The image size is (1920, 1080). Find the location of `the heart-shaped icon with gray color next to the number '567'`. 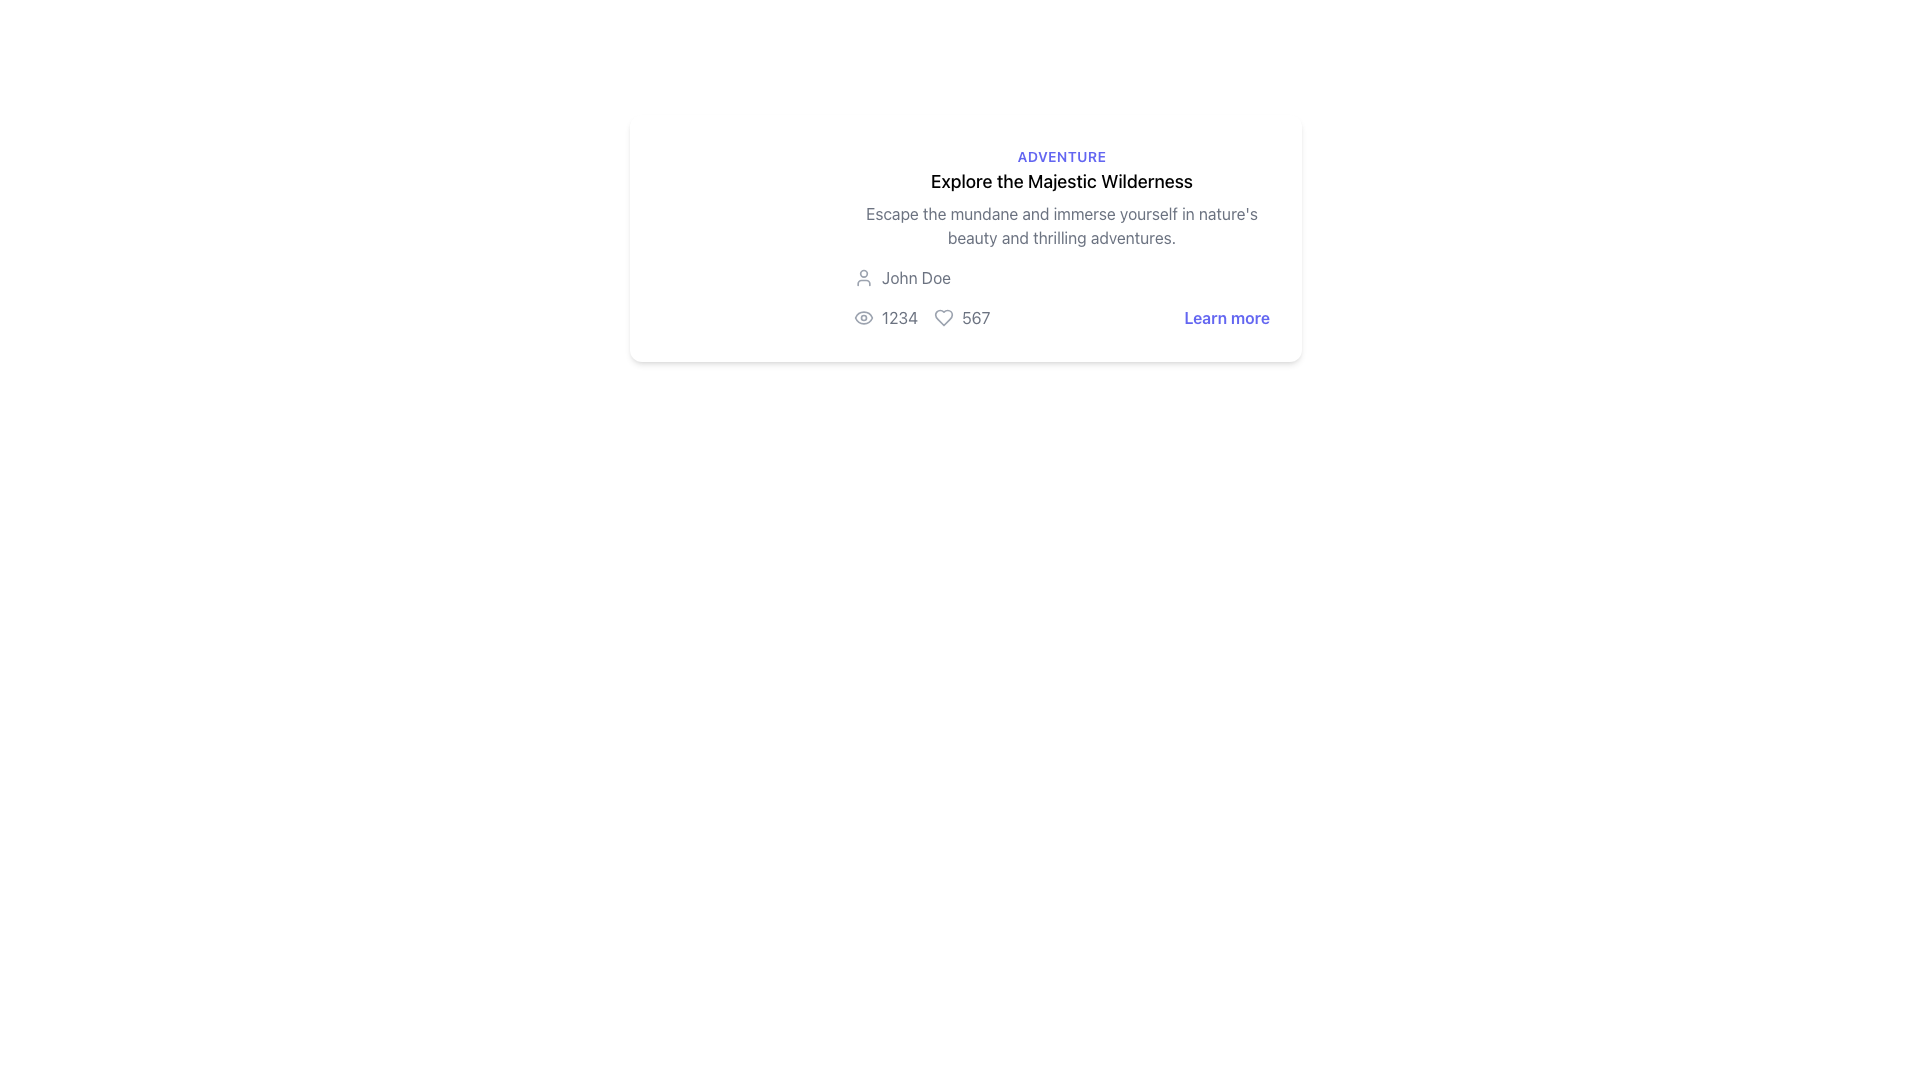

the heart-shaped icon with gray color next to the number '567' is located at coordinates (943, 316).